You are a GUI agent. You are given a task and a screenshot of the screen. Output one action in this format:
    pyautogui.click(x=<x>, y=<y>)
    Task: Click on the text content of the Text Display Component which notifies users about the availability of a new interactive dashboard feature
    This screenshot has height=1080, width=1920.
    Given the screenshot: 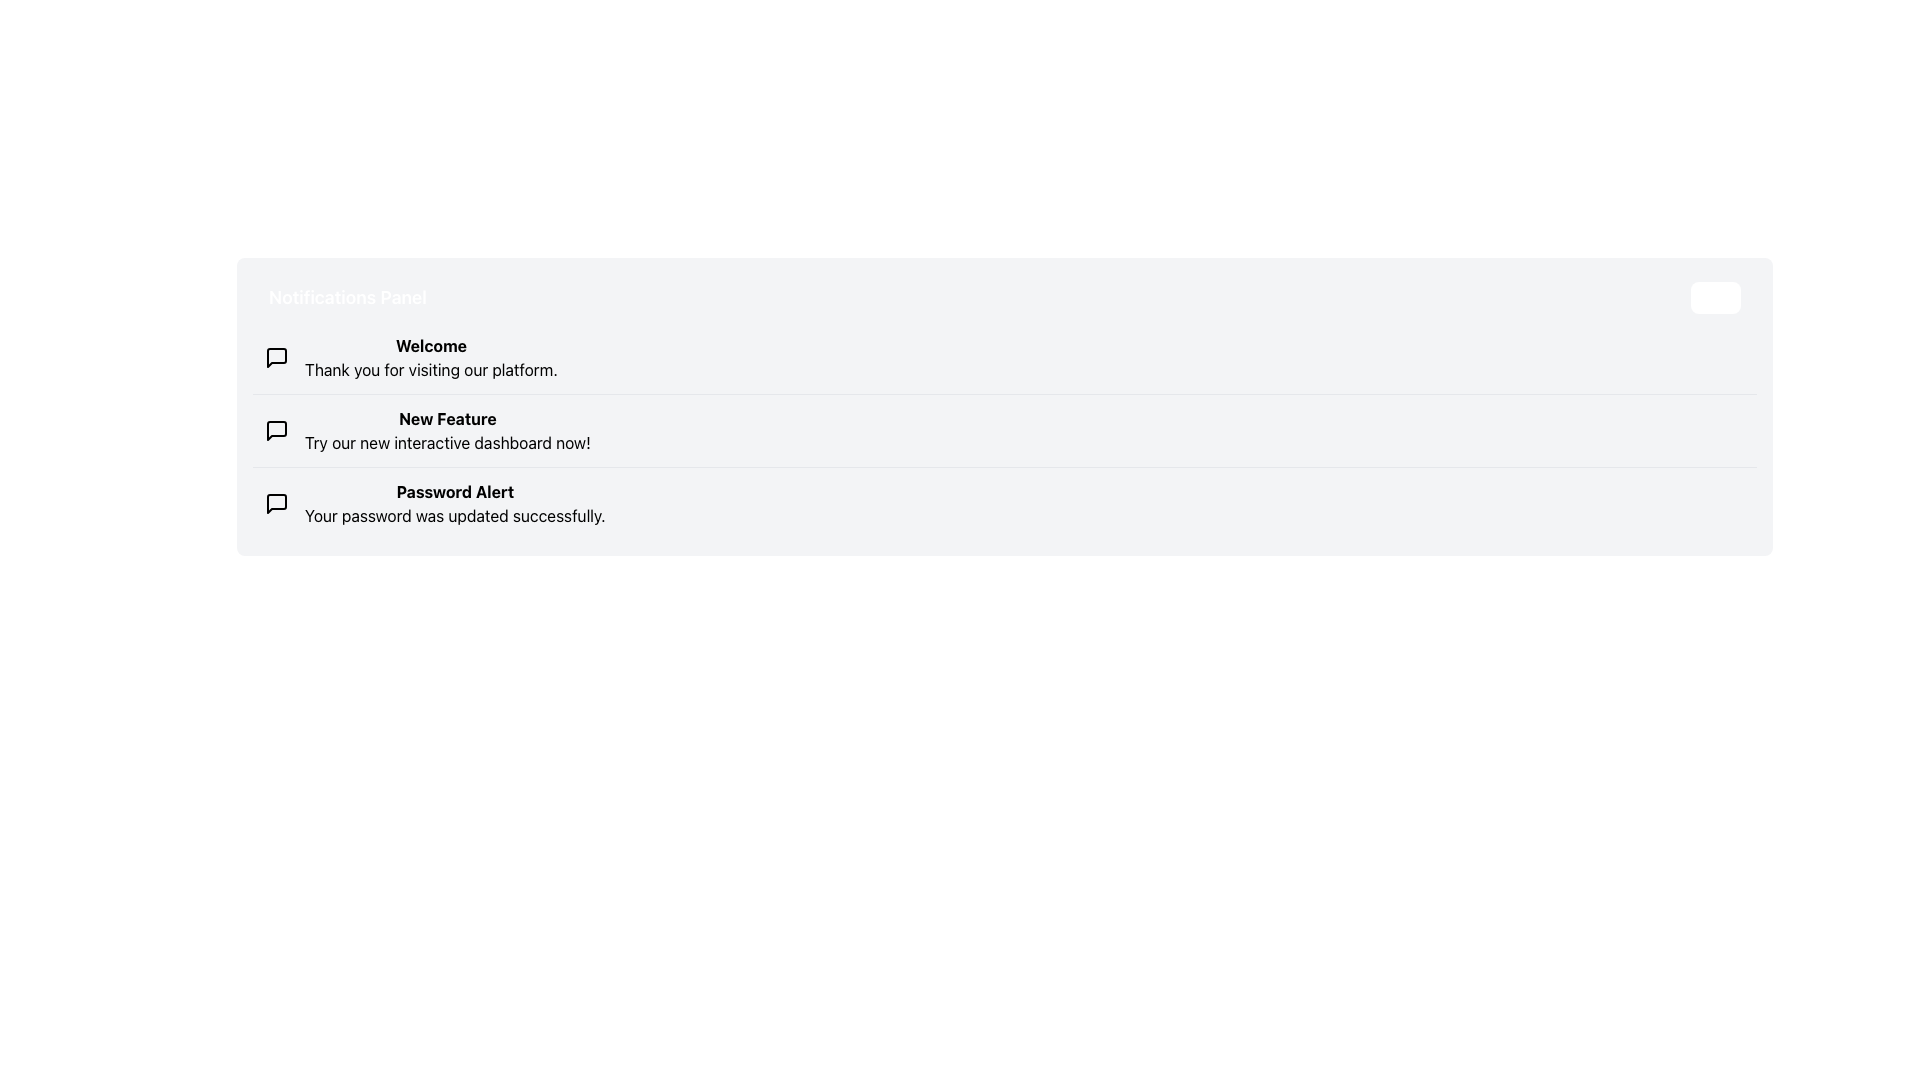 What is the action you would take?
    pyautogui.click(x=446, y=430)
    